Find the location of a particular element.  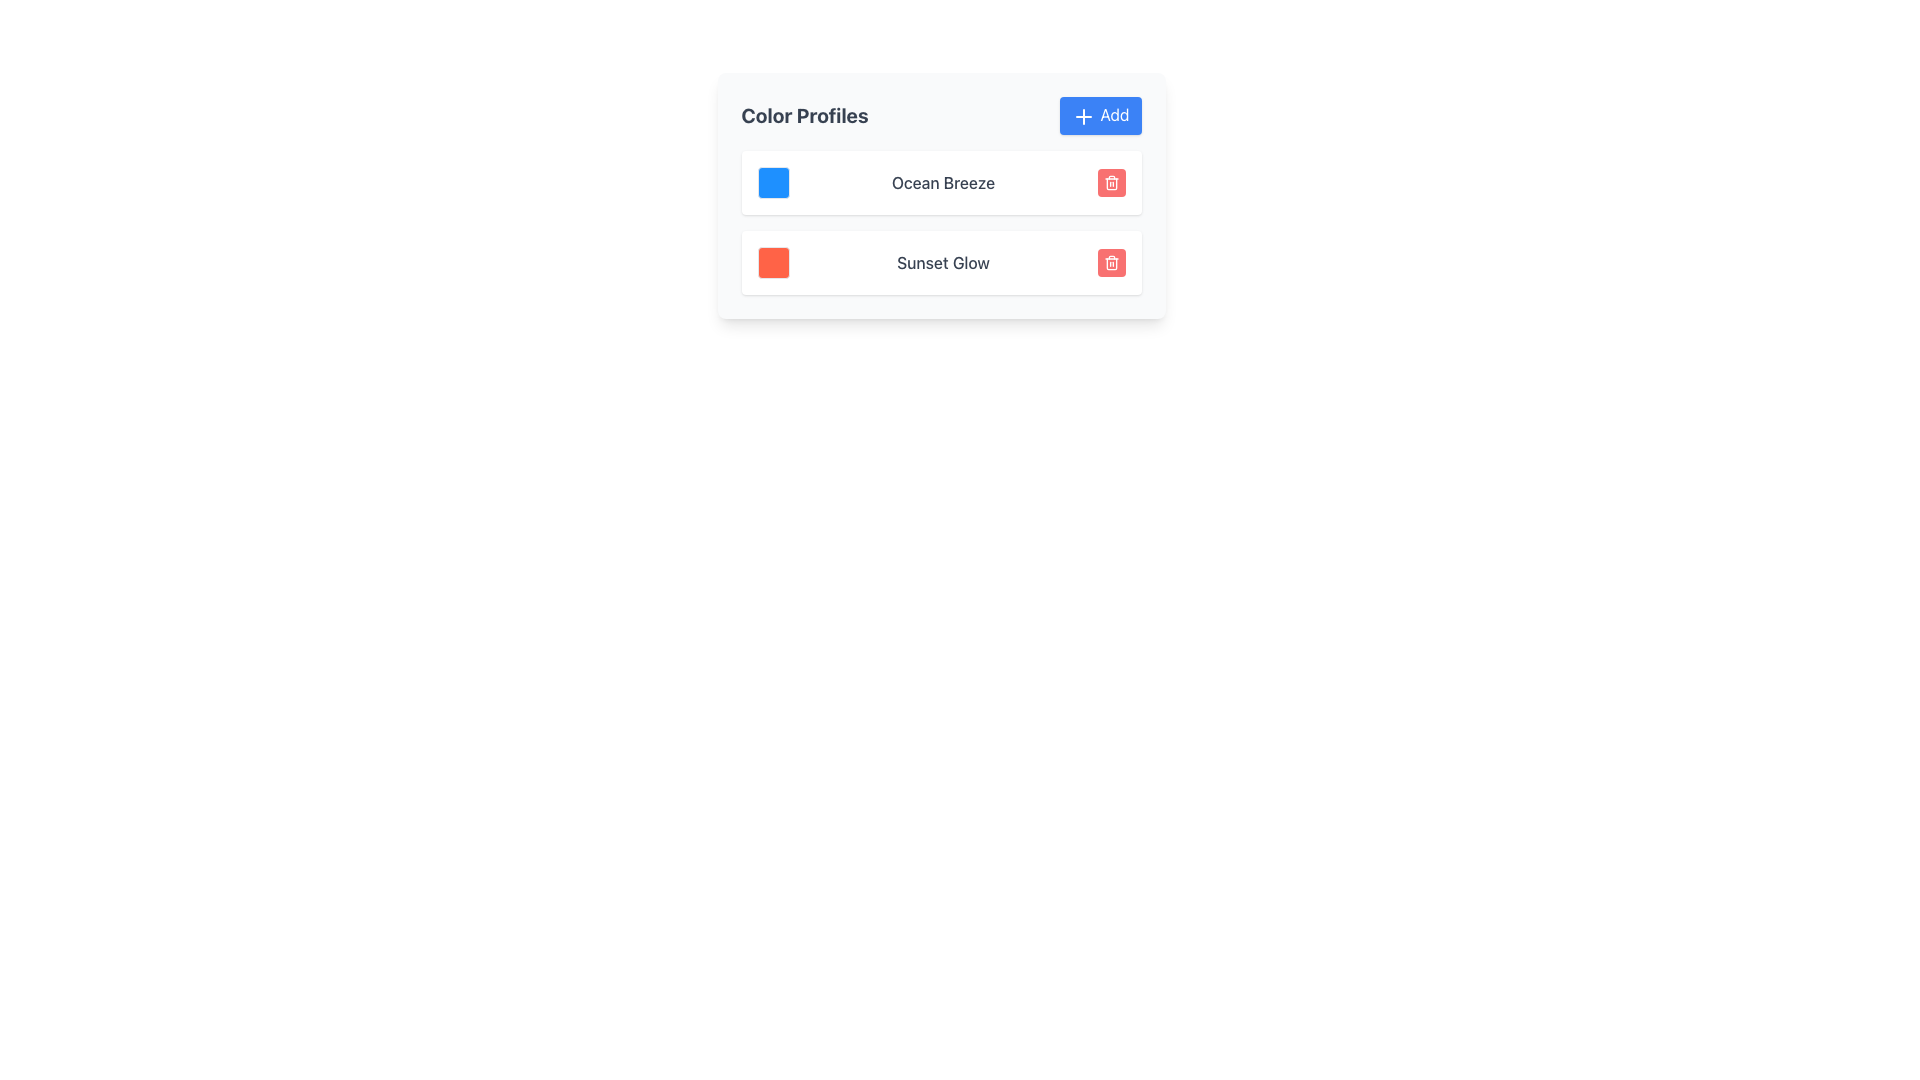

the red trash bin icon button located on the right side of the second row in the 'Color Profiles' section is located at coordinates (1110, 182).